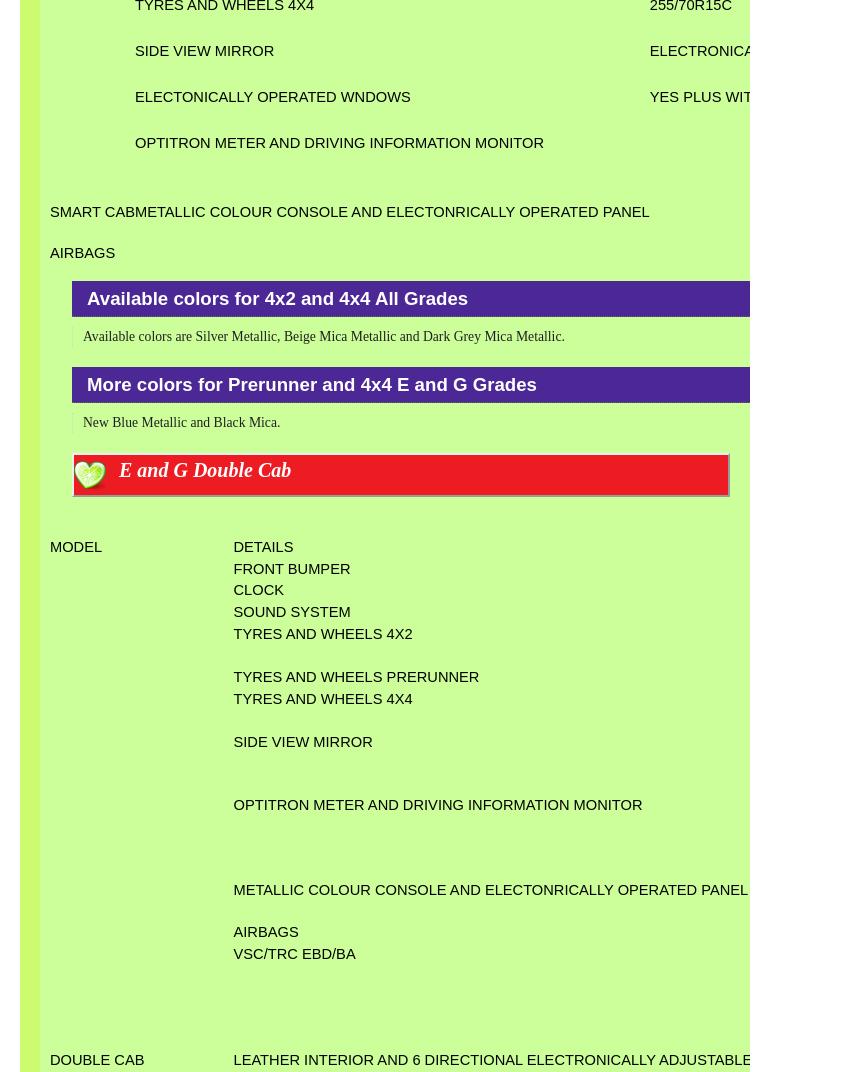  Describe the element at coordinates (231, 544) in the screenshot. I see `'DETAILS'` at that location.